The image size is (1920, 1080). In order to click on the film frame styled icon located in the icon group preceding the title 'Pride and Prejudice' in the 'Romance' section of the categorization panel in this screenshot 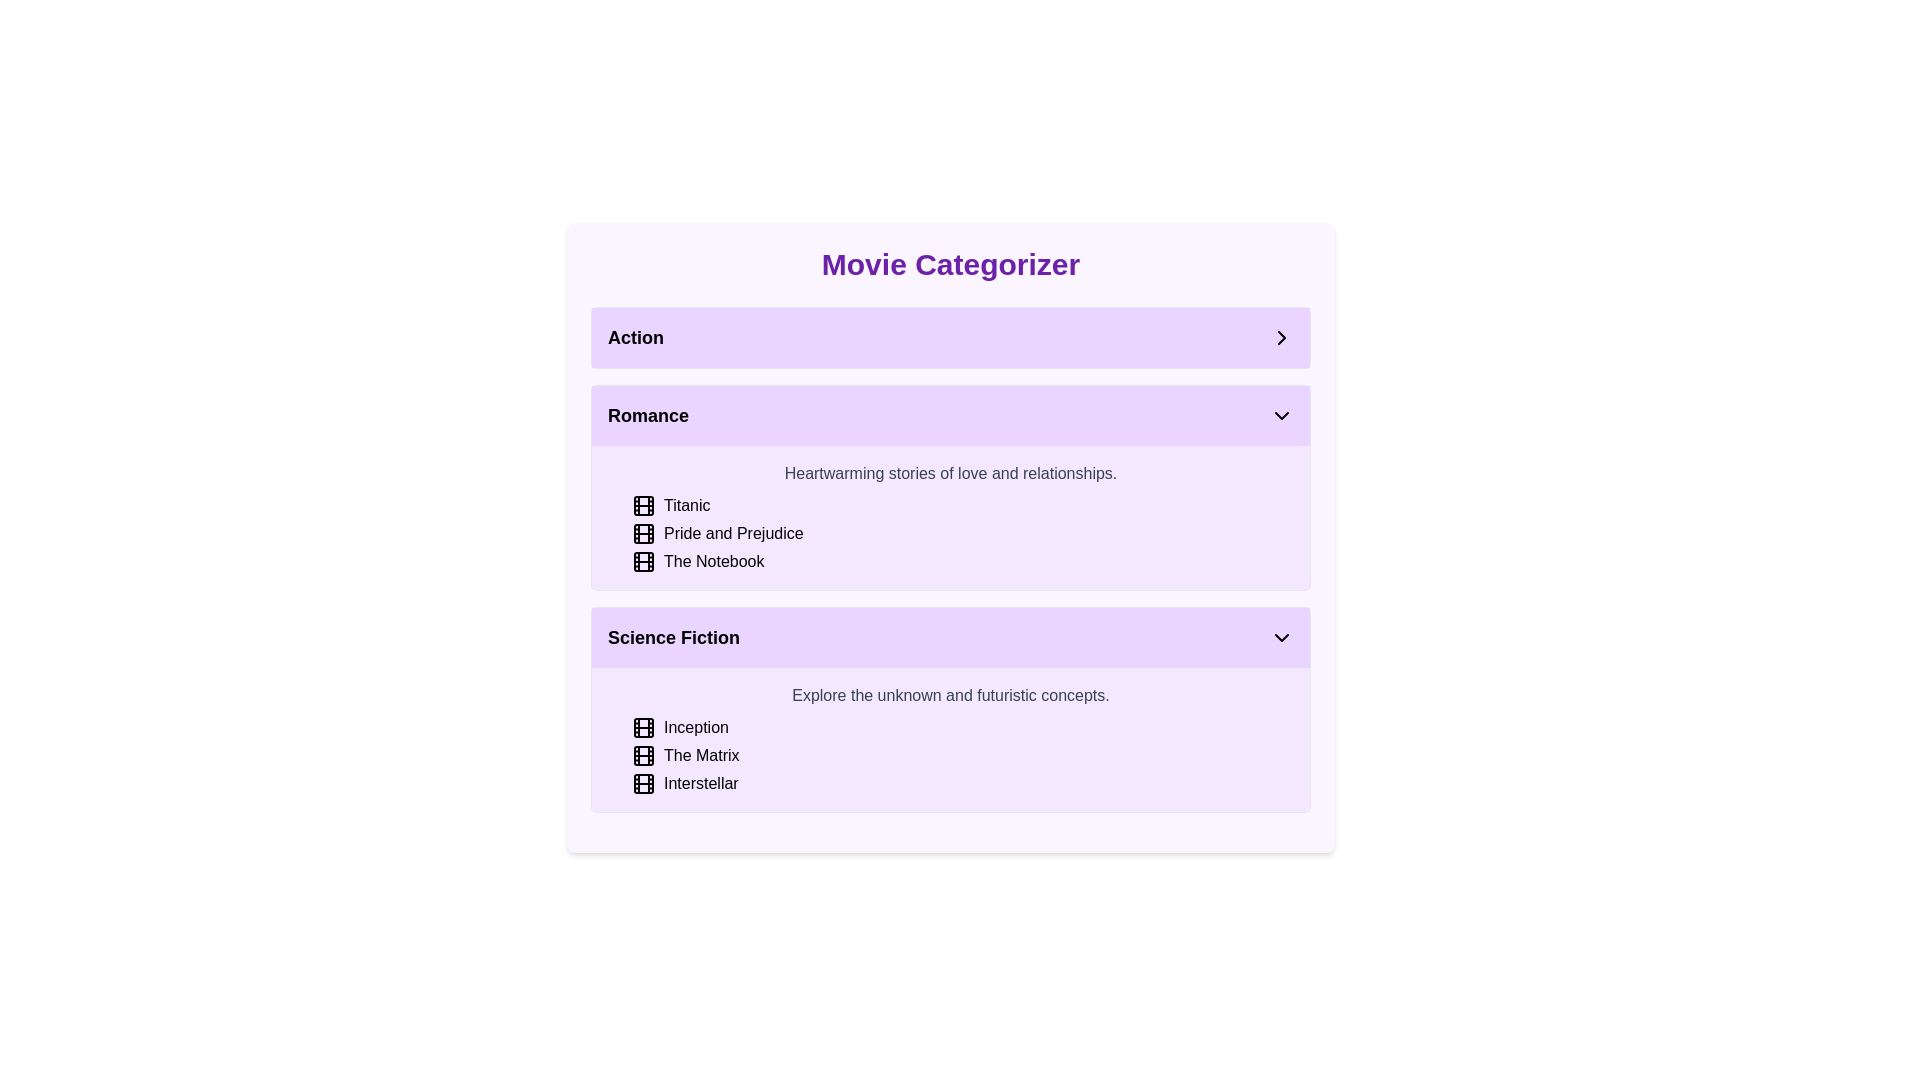, I will do `click(643, 532)`.